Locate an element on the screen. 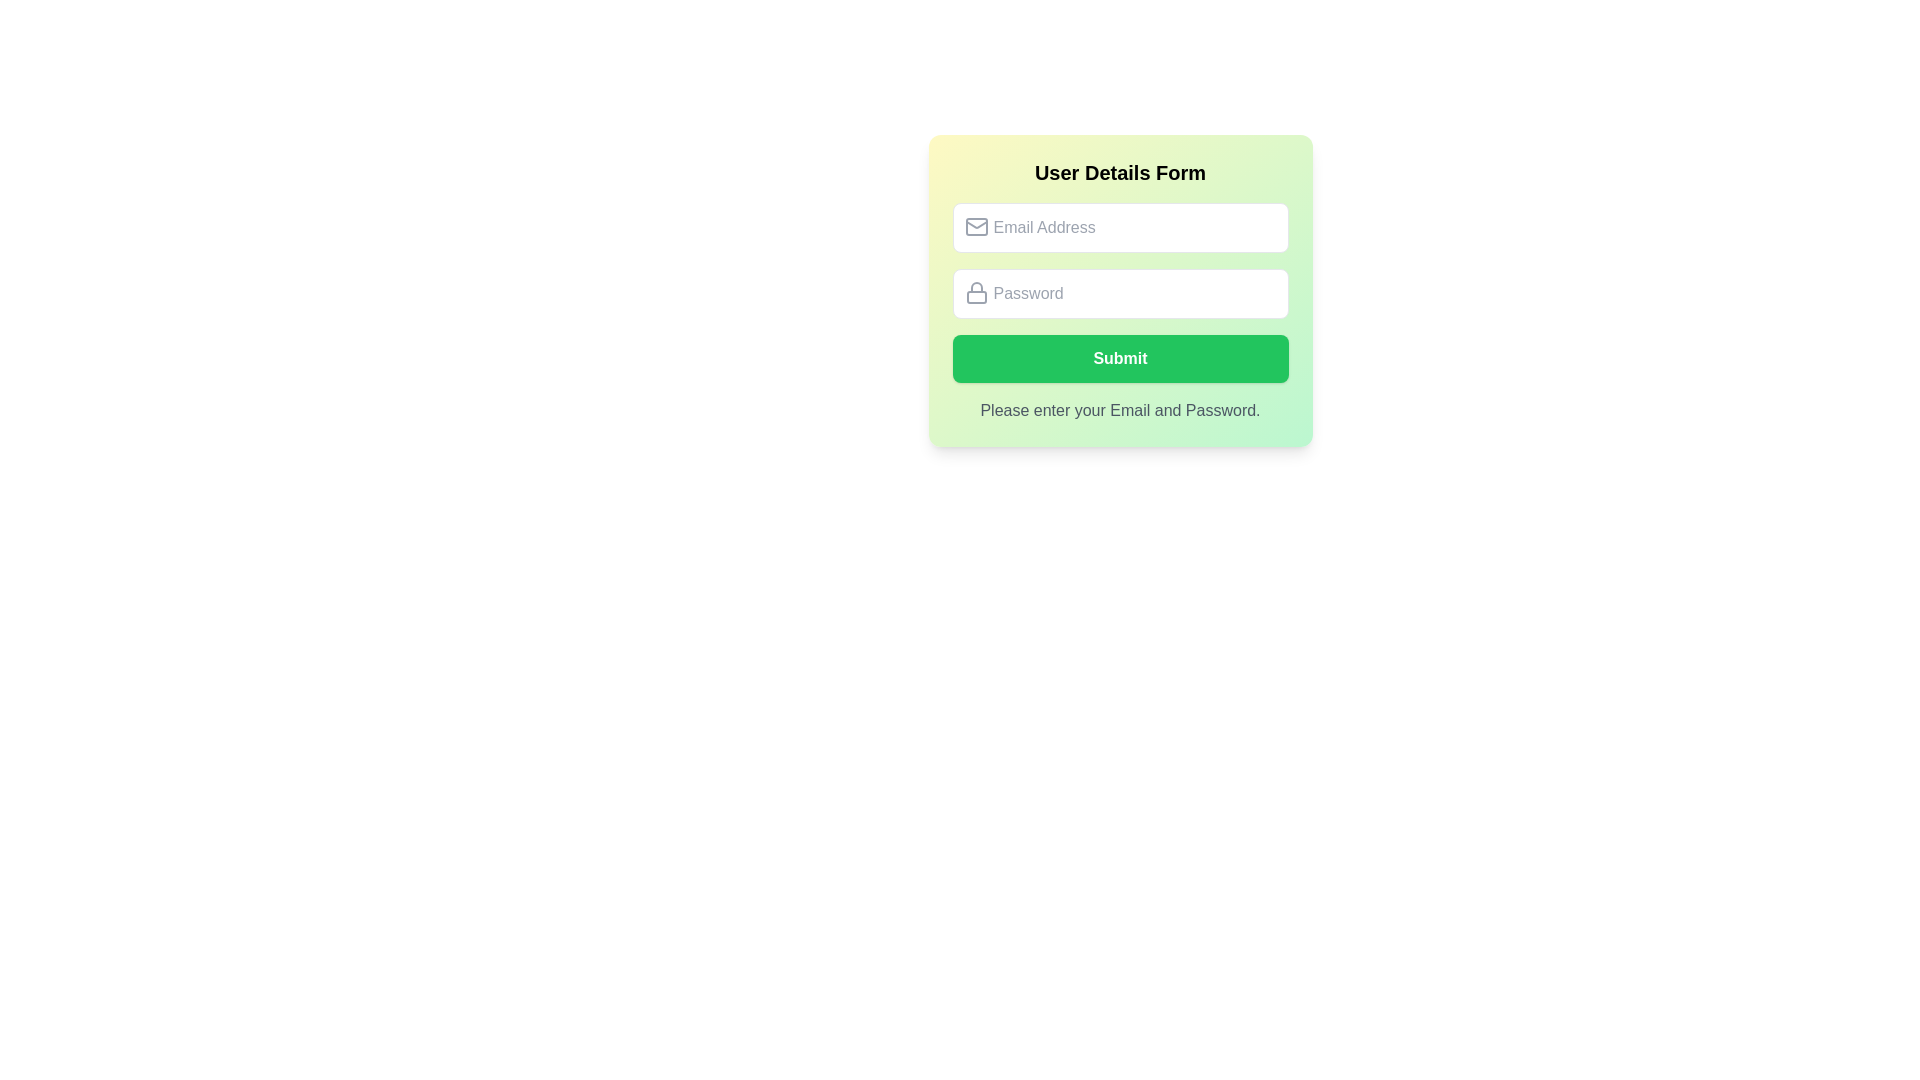 Image resolution: width=1920 pixels, height=1080 pixels. informational text that instructs users to provide their email and password, located below the 'Submit' button in the form is located at coordinates (1120, 410).